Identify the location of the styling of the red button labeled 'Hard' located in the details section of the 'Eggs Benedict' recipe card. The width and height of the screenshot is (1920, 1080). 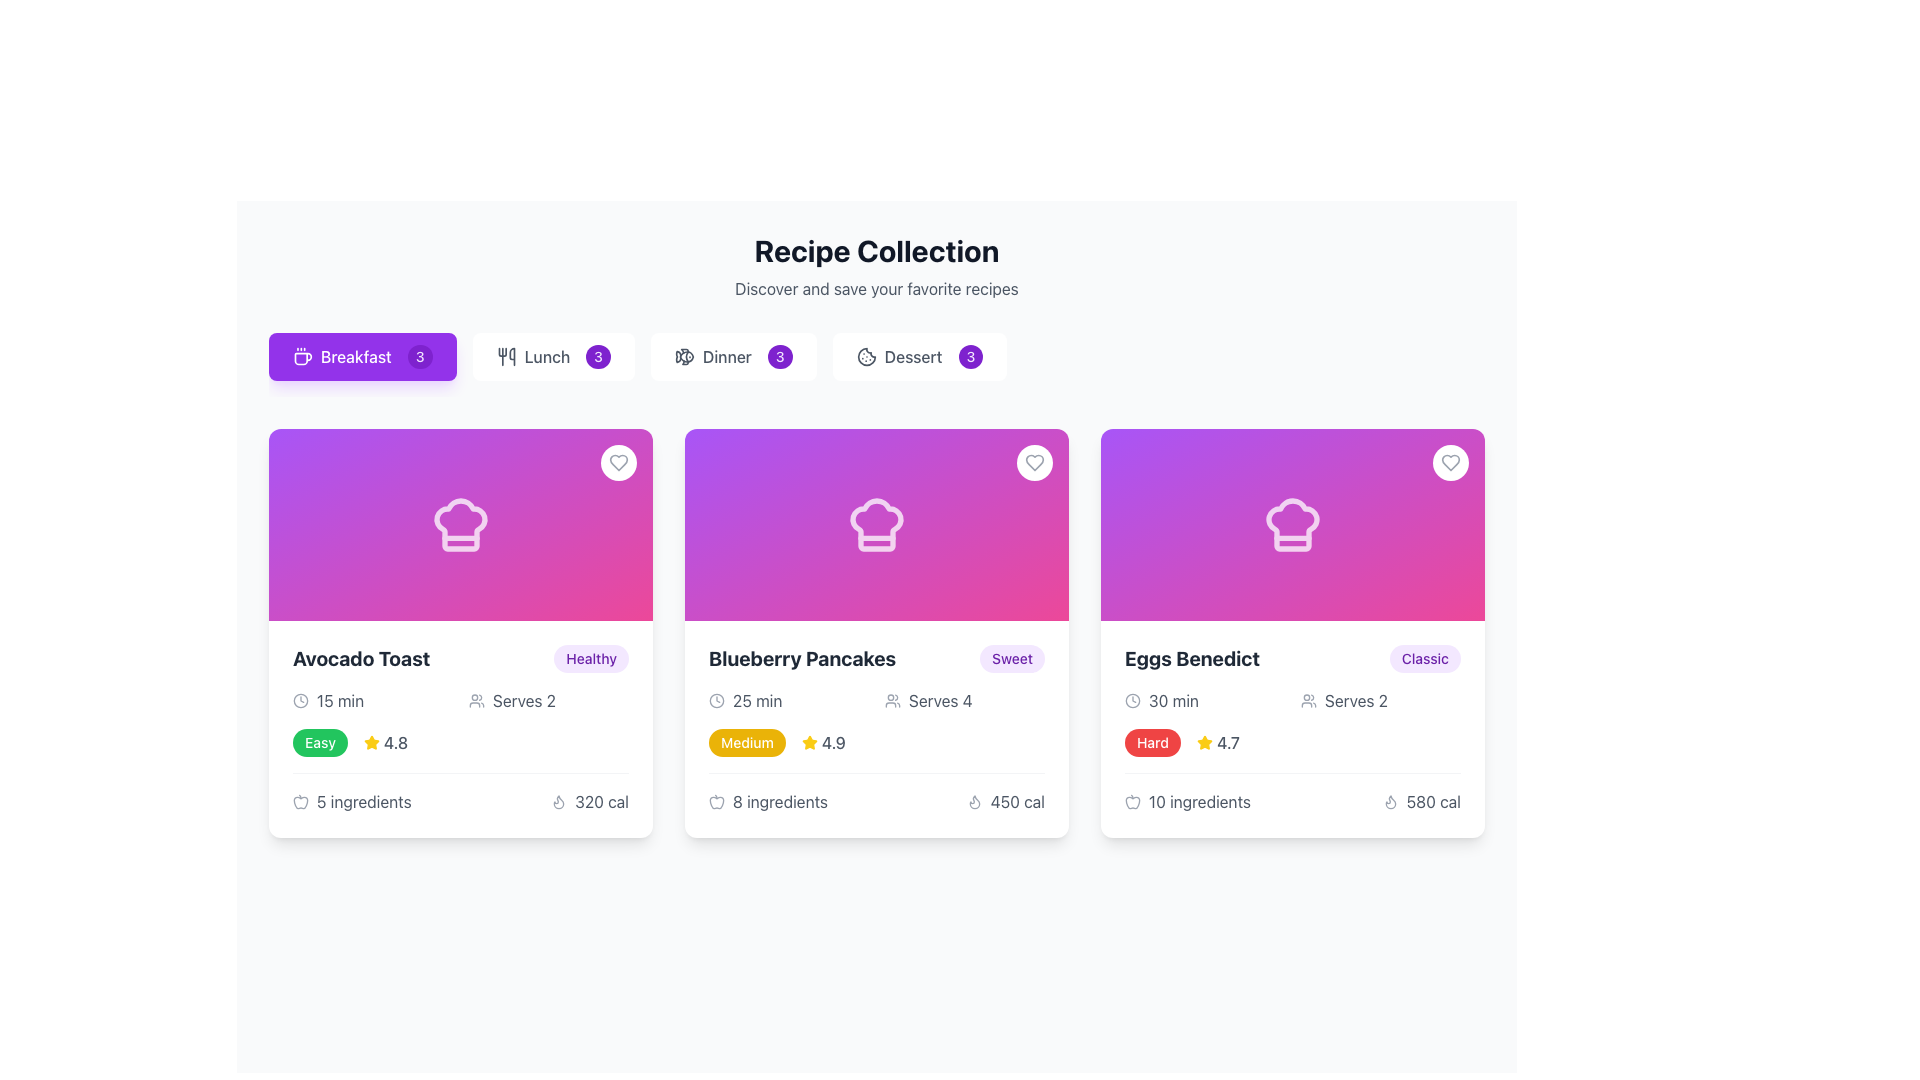
(1152, 743).